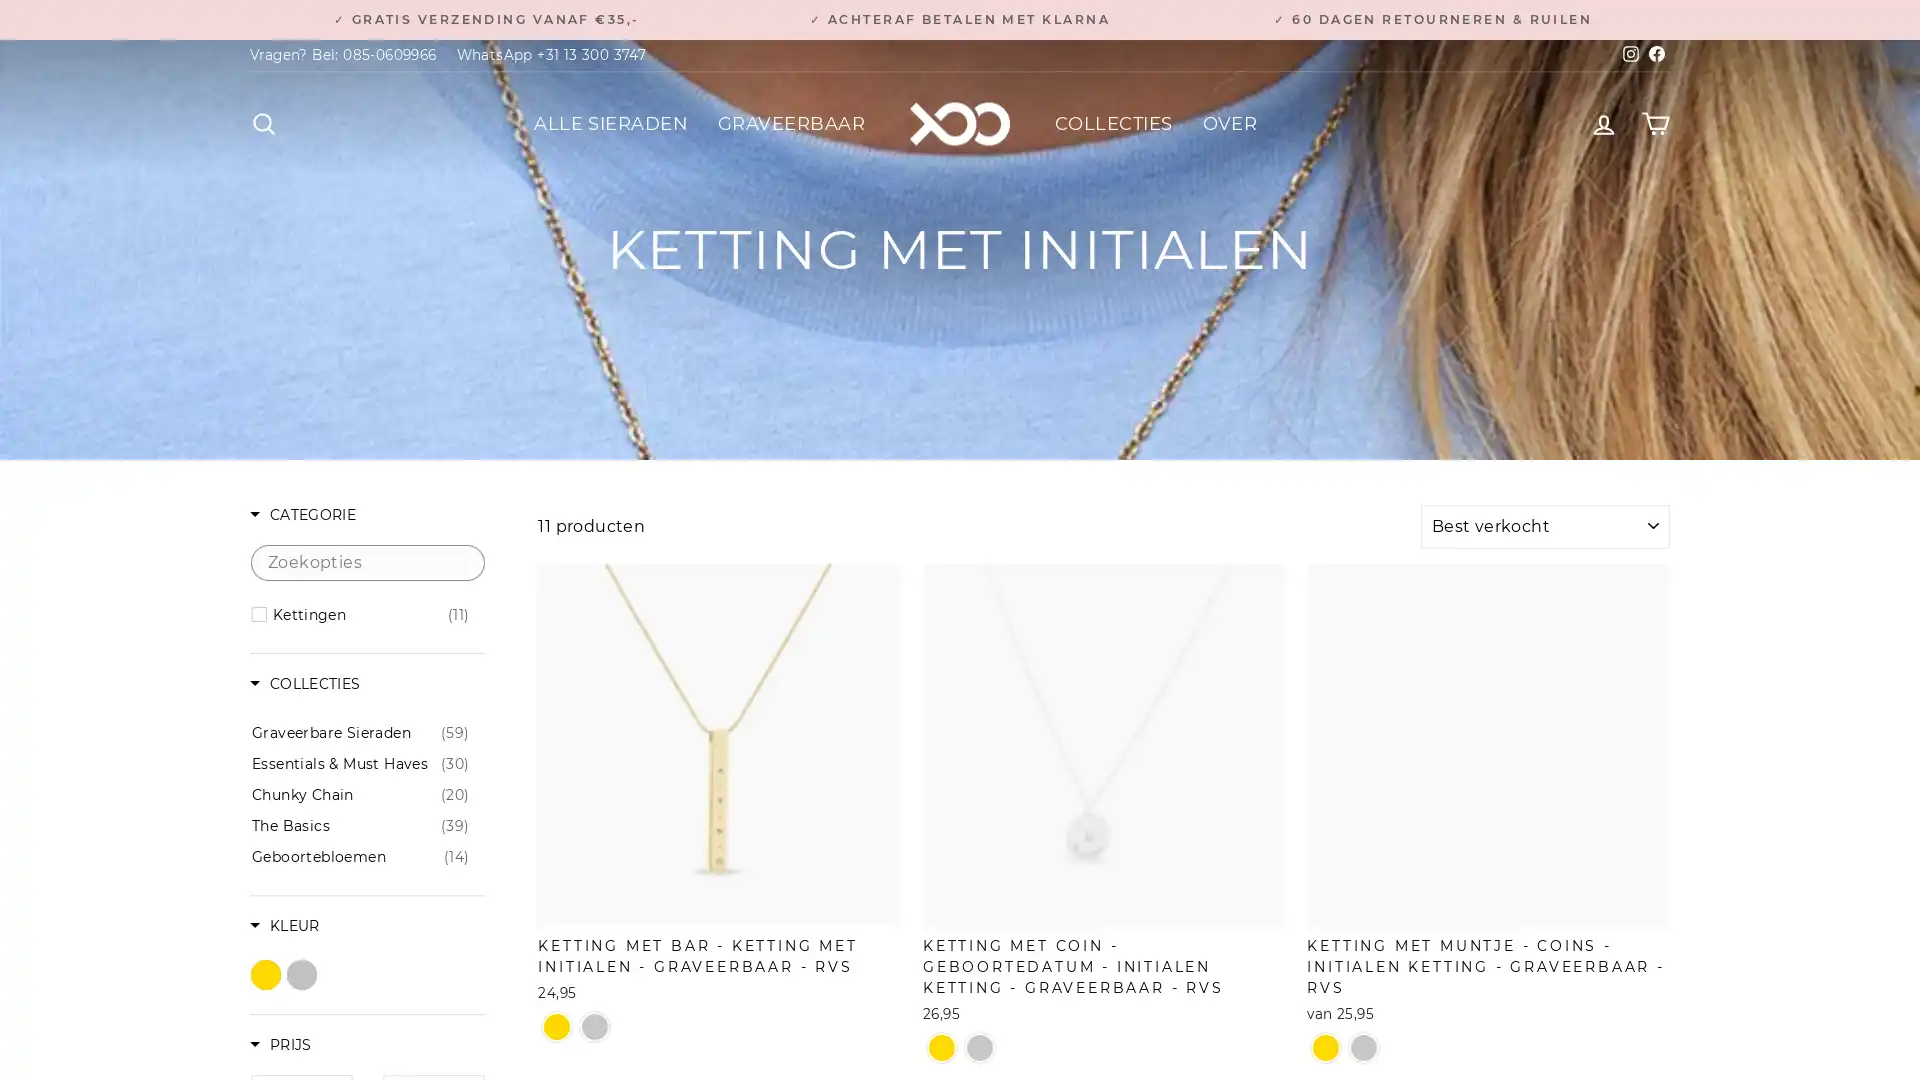 This screenshot has height=1080, width=1920. What do you see at coordinates (965, 11) in the screenshot?
I see `Pauzeer slideshow` at bounding box center [965, 11].